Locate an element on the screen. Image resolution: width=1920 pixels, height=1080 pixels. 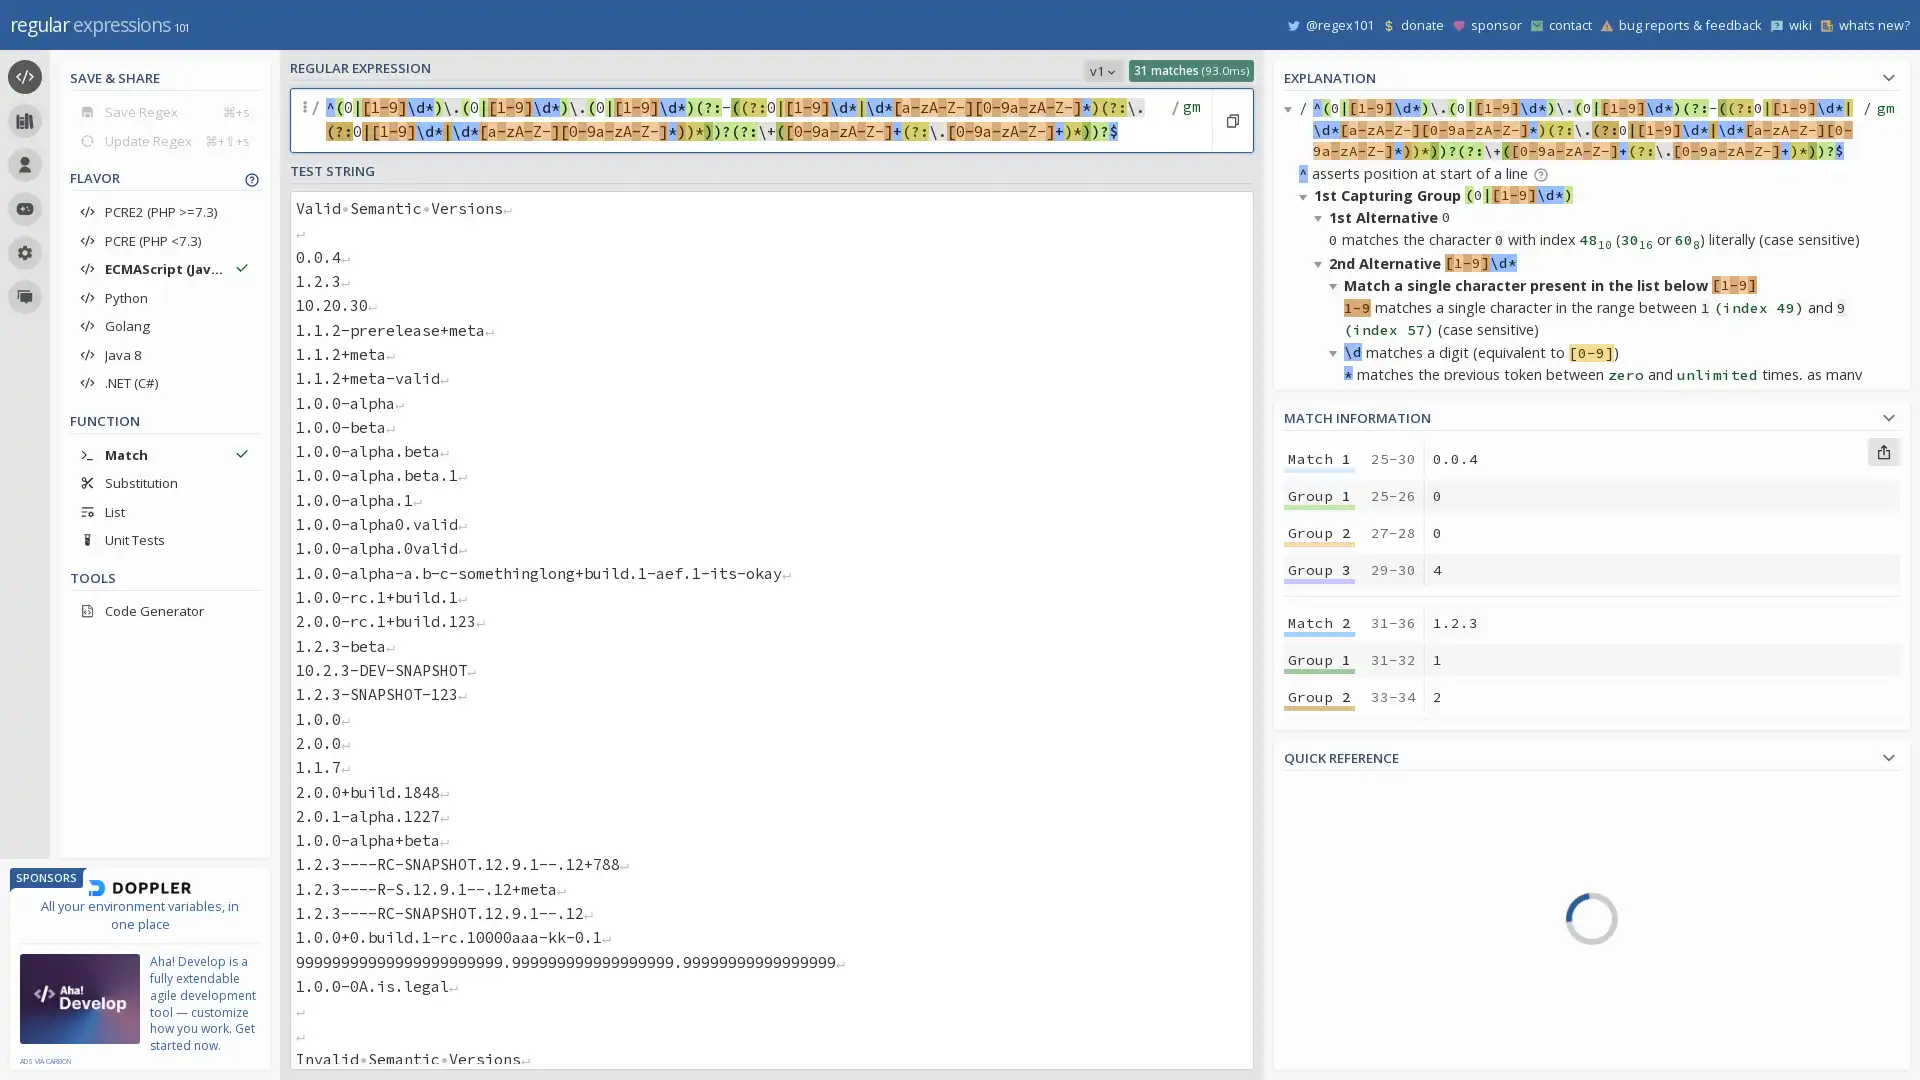
Collapse Subtree is located at coordinates (1291, 108).